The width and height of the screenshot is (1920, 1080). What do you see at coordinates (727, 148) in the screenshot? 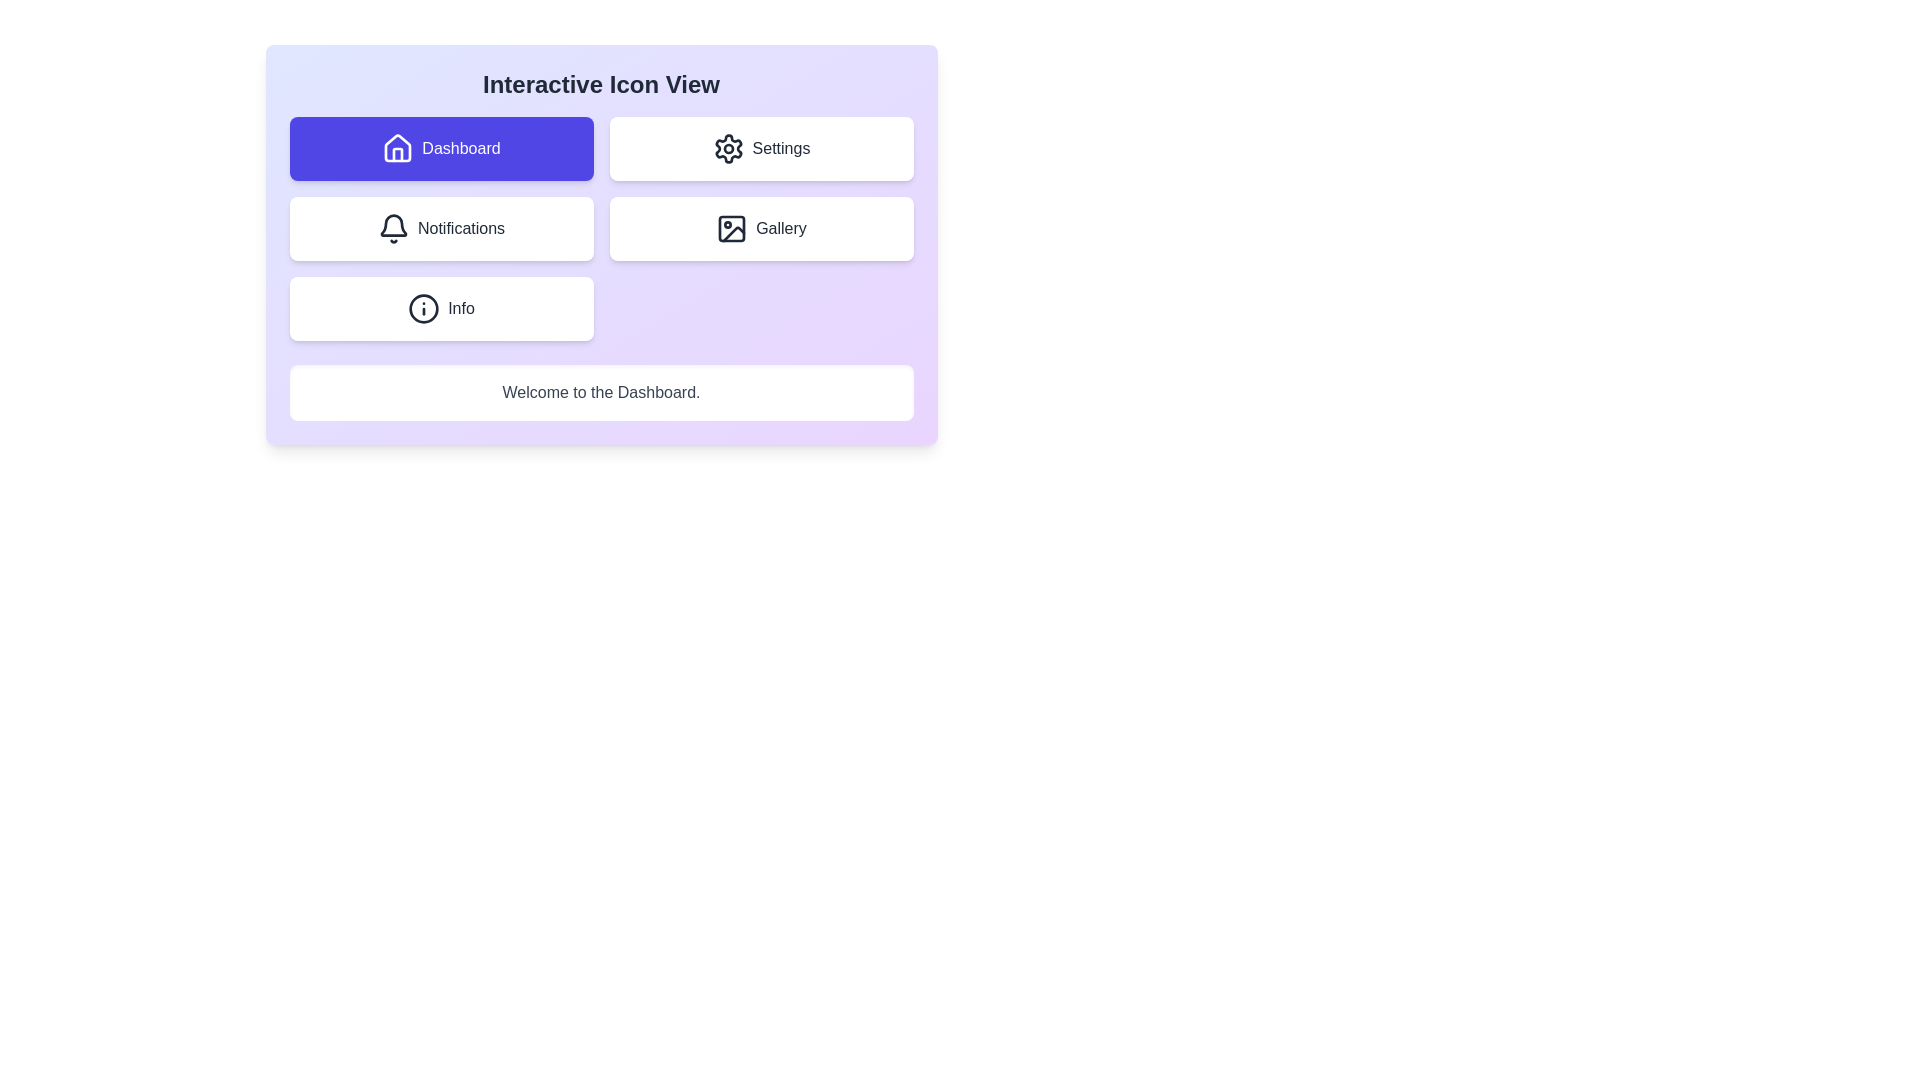
I see `the vibrant gear-shaped icon labeled 'Settings' in the top right quadrant of the application interface` at bounding box center [727, 148].